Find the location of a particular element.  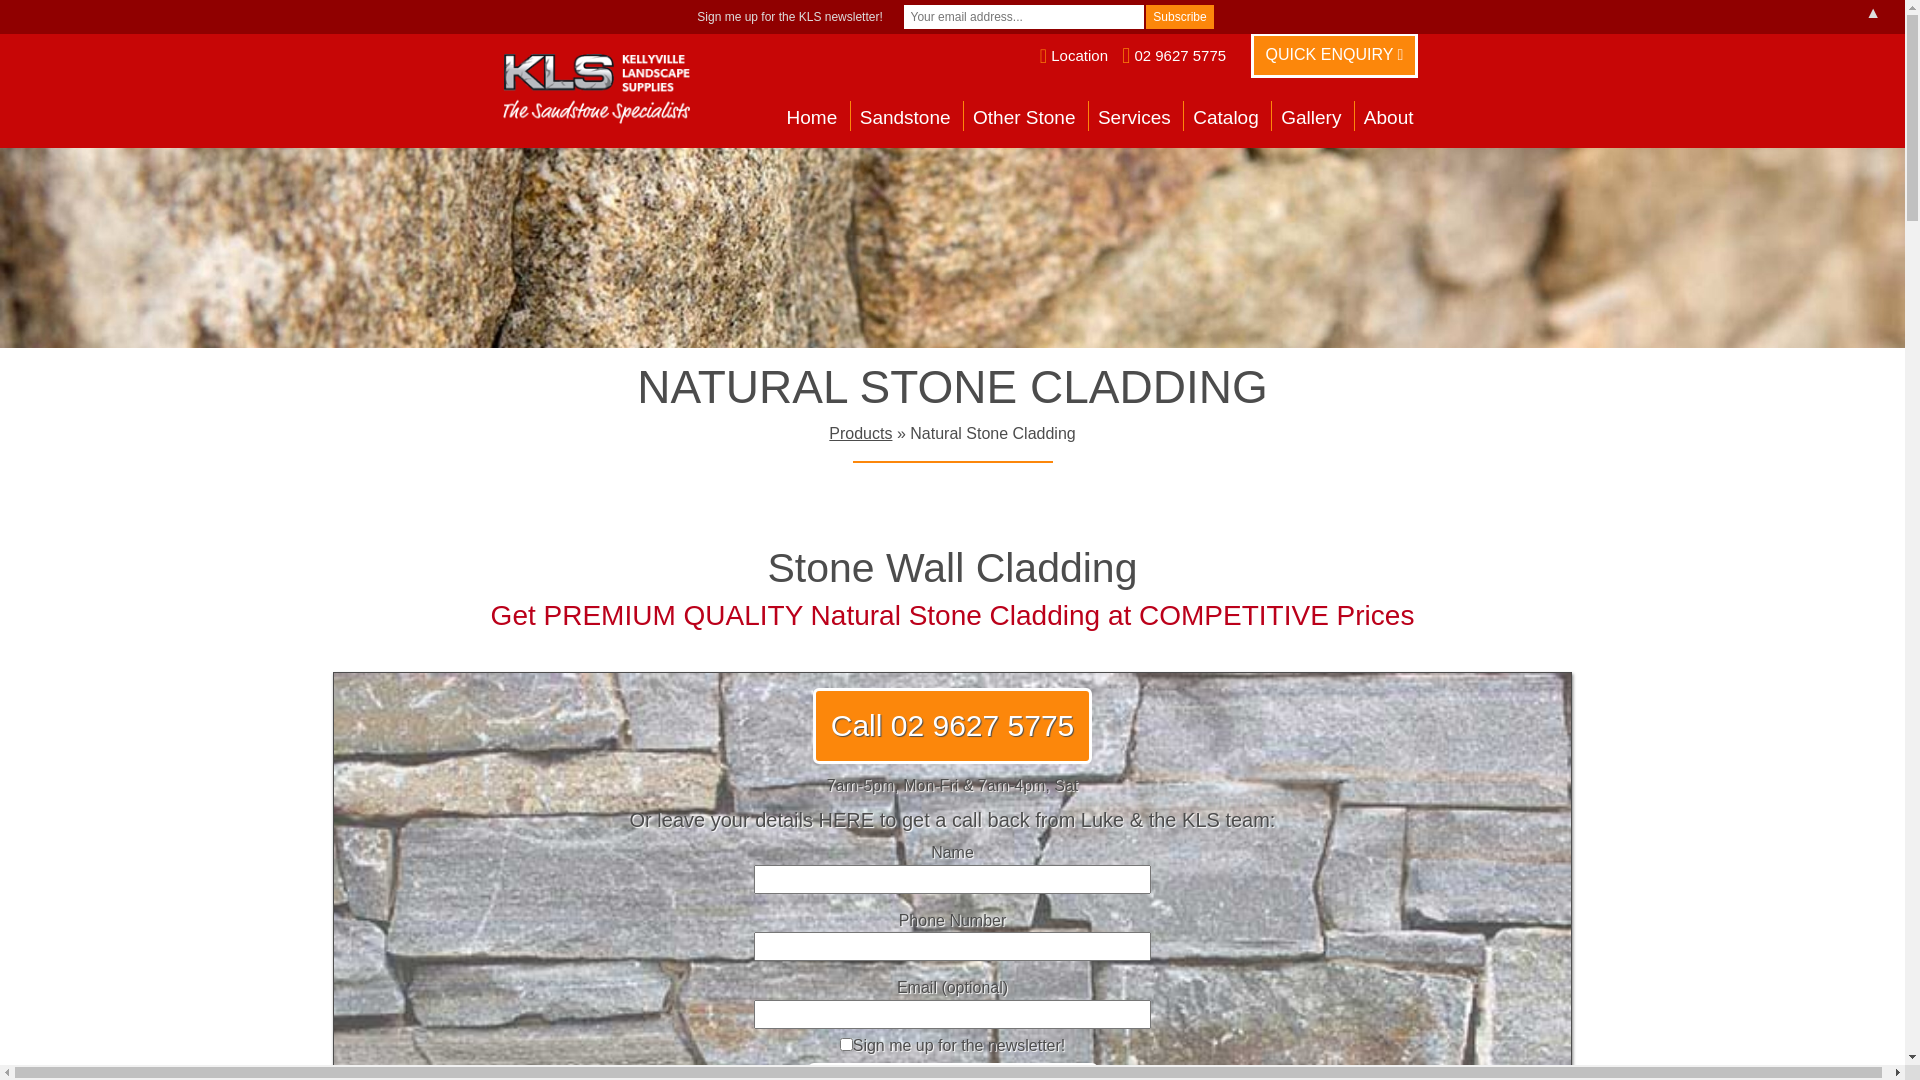

'Sandstone' is located at coordinates (904, 120).